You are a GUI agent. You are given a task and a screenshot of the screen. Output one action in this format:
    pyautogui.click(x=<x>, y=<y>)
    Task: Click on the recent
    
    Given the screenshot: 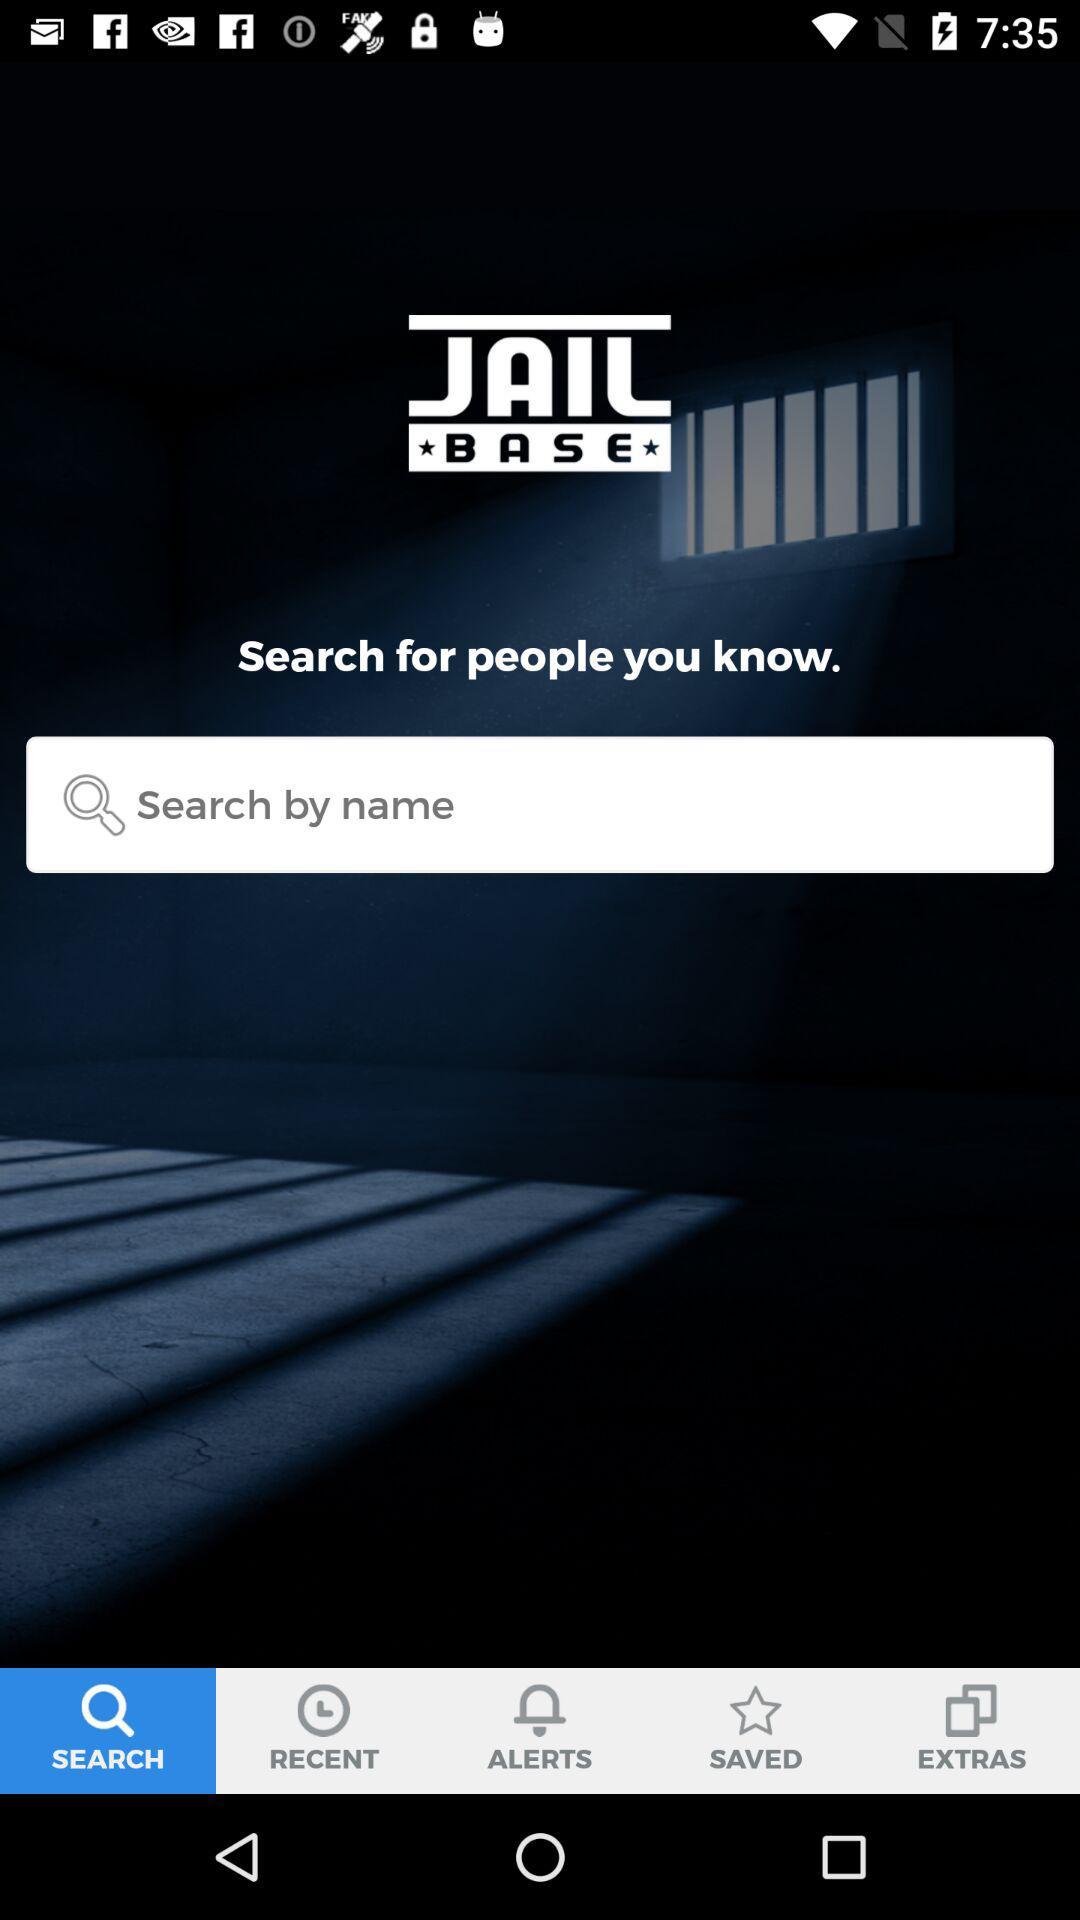 What is the action you would take?
    pyautogui.click(x=323, y=1730)
    